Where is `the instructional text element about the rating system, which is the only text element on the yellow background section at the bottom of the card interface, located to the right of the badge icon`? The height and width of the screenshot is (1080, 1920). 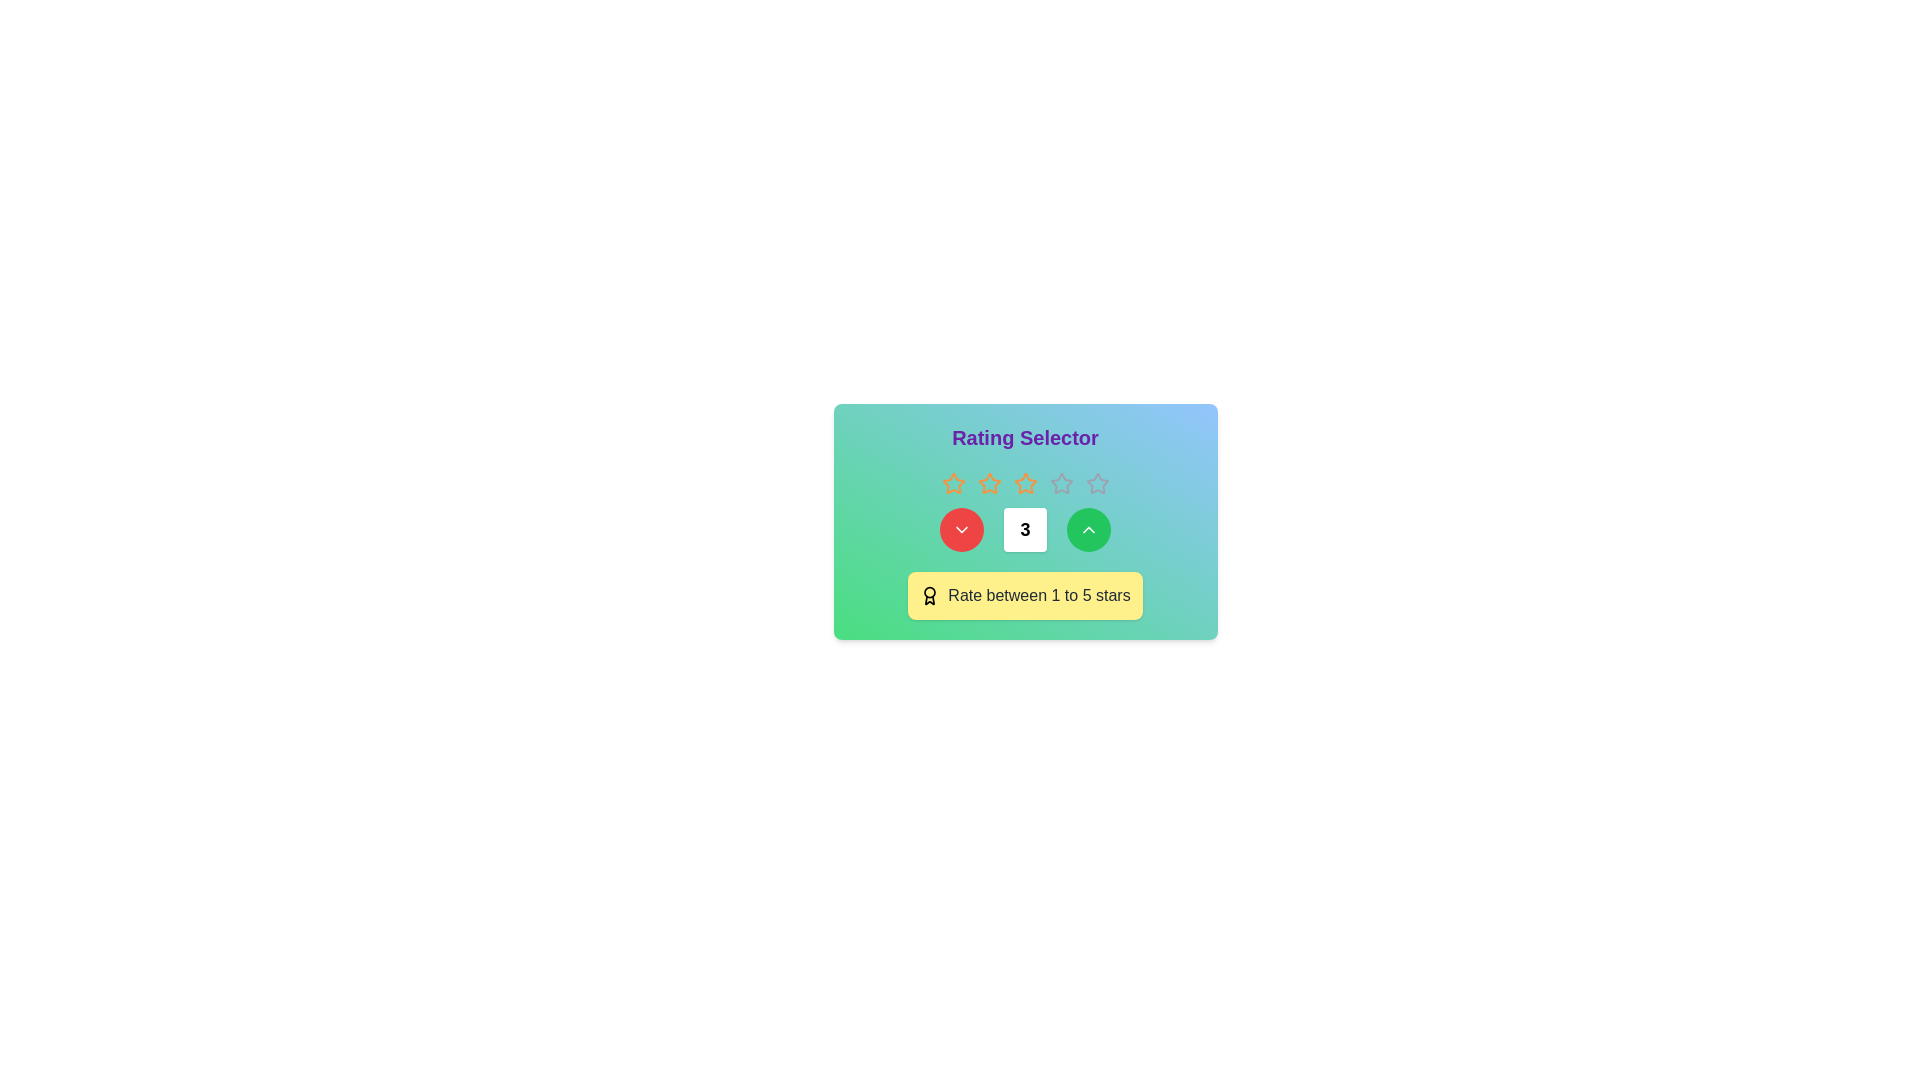
the instructional text element about the rating system, which is the only text element on the yellow background section at the bottom of the card interface, located to the right of the badge icon is located at coordinates (1039, 595).